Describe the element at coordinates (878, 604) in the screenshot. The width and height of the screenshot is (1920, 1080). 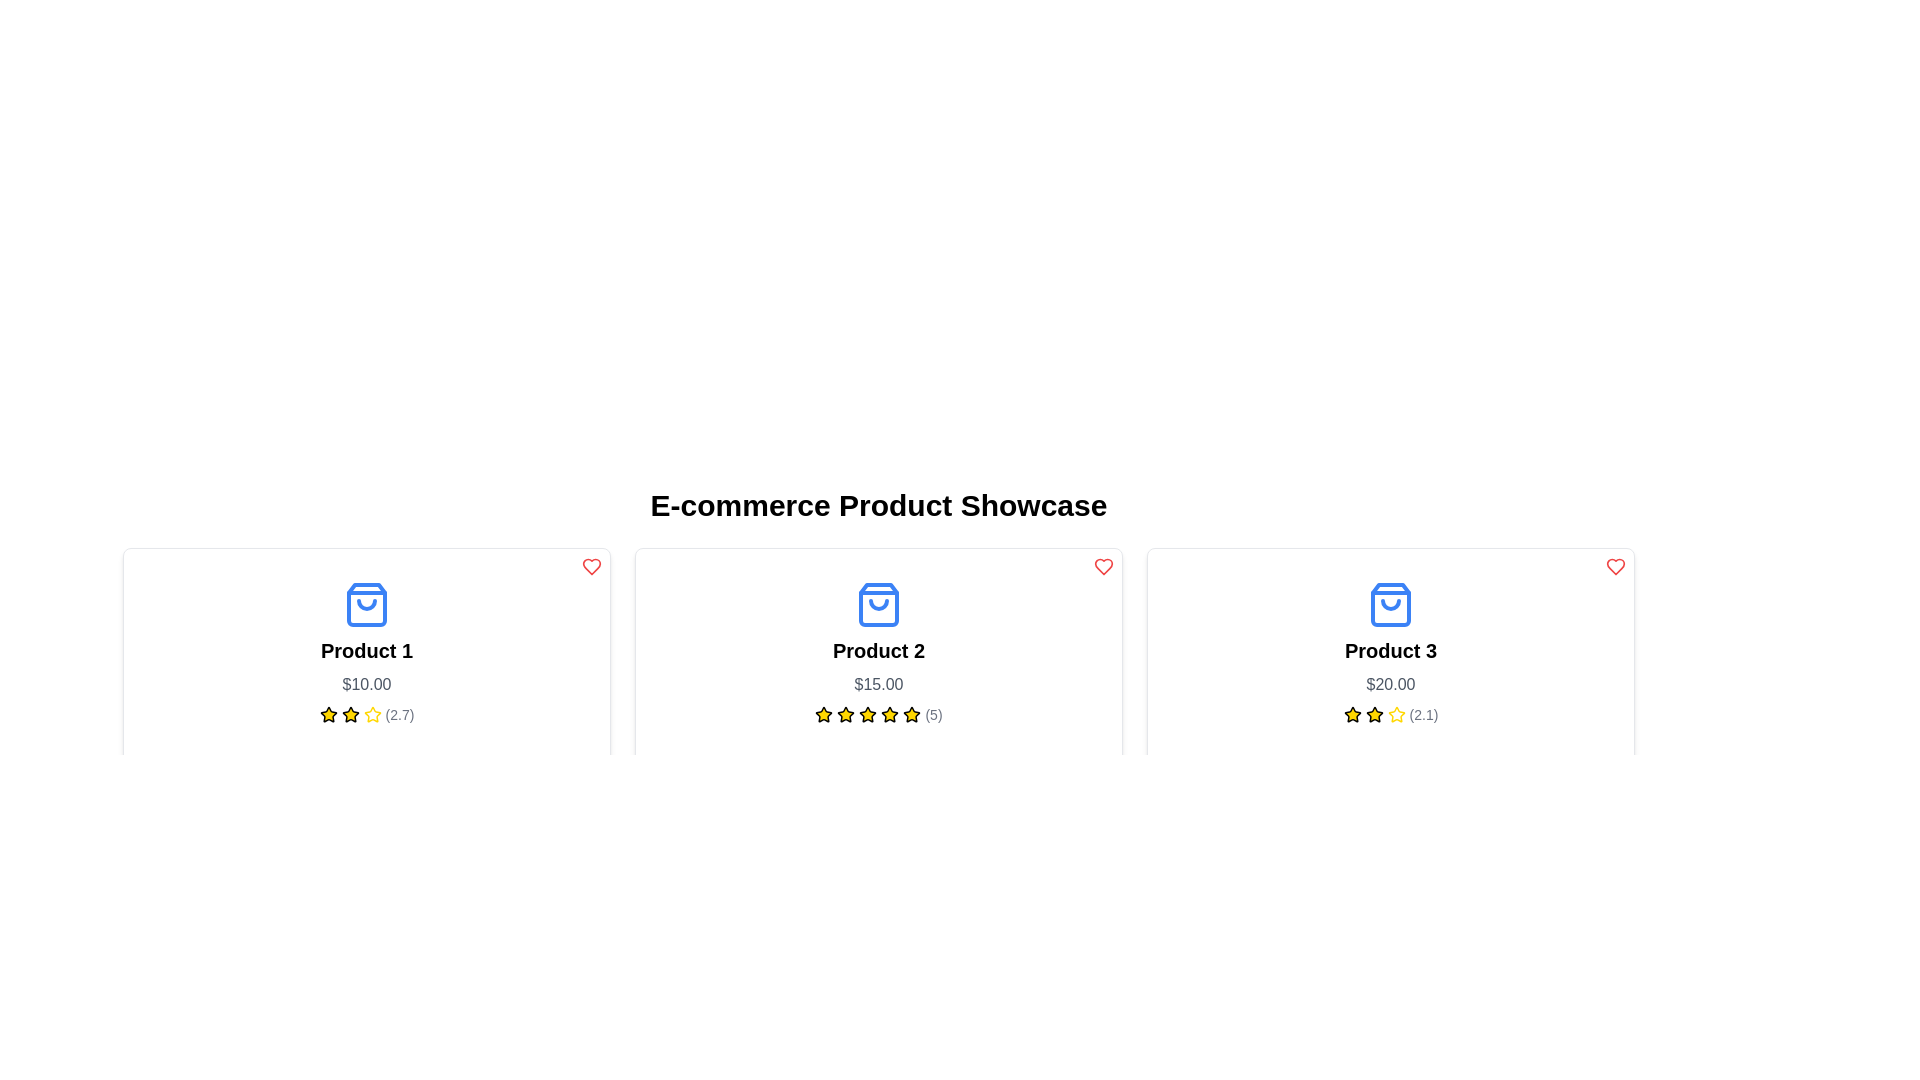
I see `the shopping icon located at the top of the Product 2 card, which represents the commerce aspect of the product` at that location.